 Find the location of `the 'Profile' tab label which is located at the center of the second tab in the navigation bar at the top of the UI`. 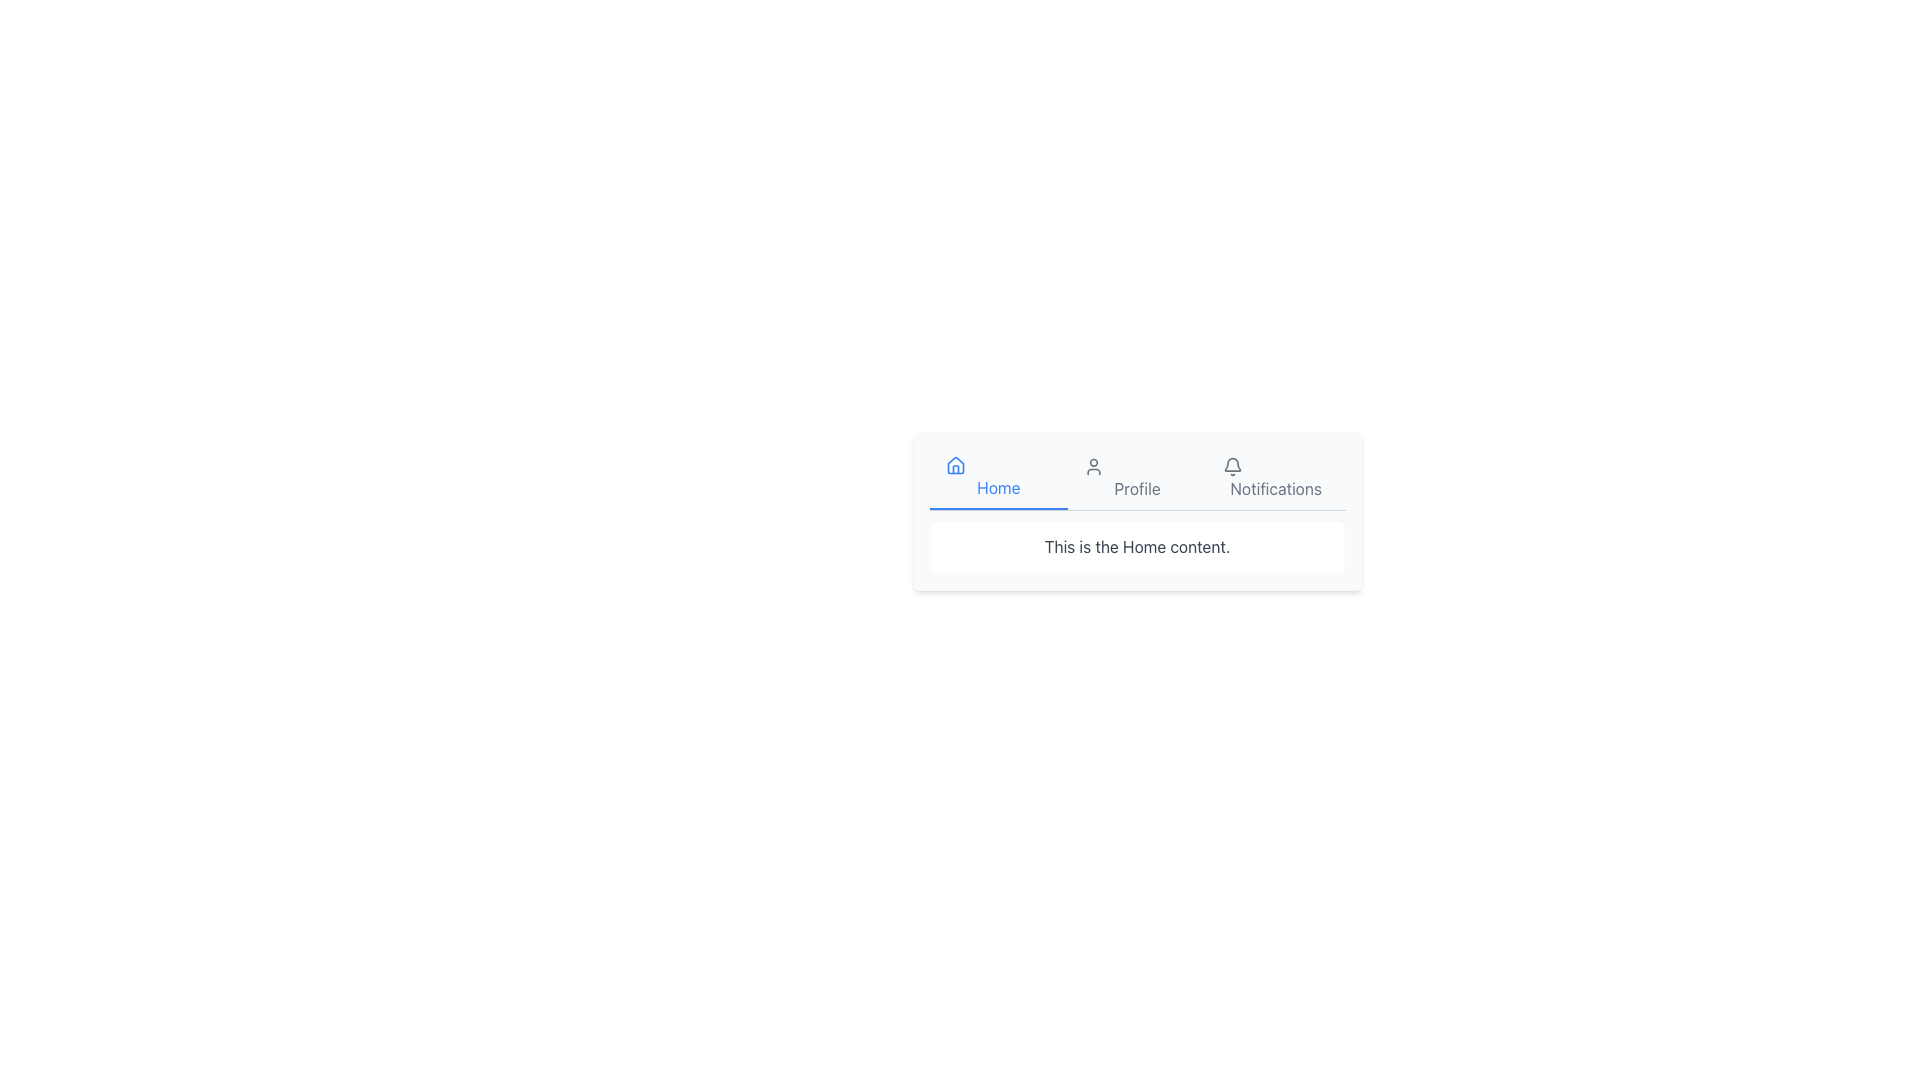

the 'Profile' tab label which is located at the center of the second tab in the navigation bar at the top of the UI is located at coordinates (1137, 489).